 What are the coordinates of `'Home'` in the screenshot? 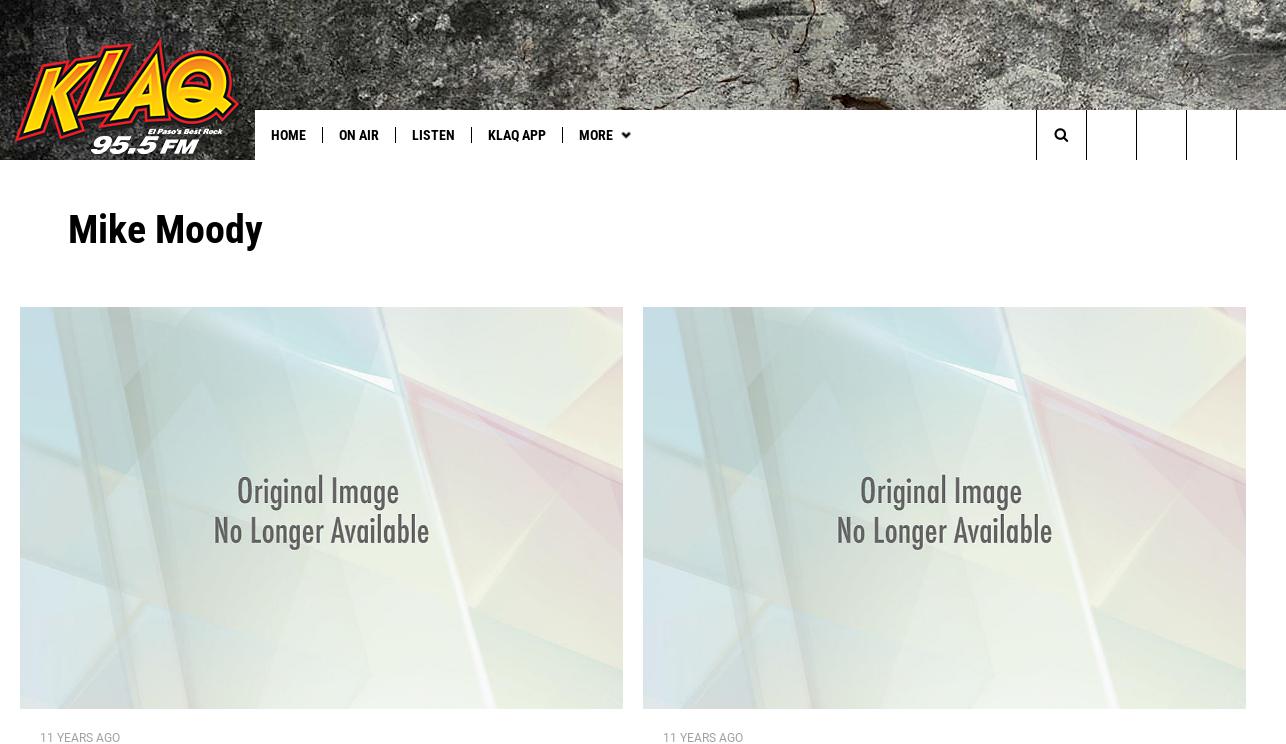 It's located at (270, 135).